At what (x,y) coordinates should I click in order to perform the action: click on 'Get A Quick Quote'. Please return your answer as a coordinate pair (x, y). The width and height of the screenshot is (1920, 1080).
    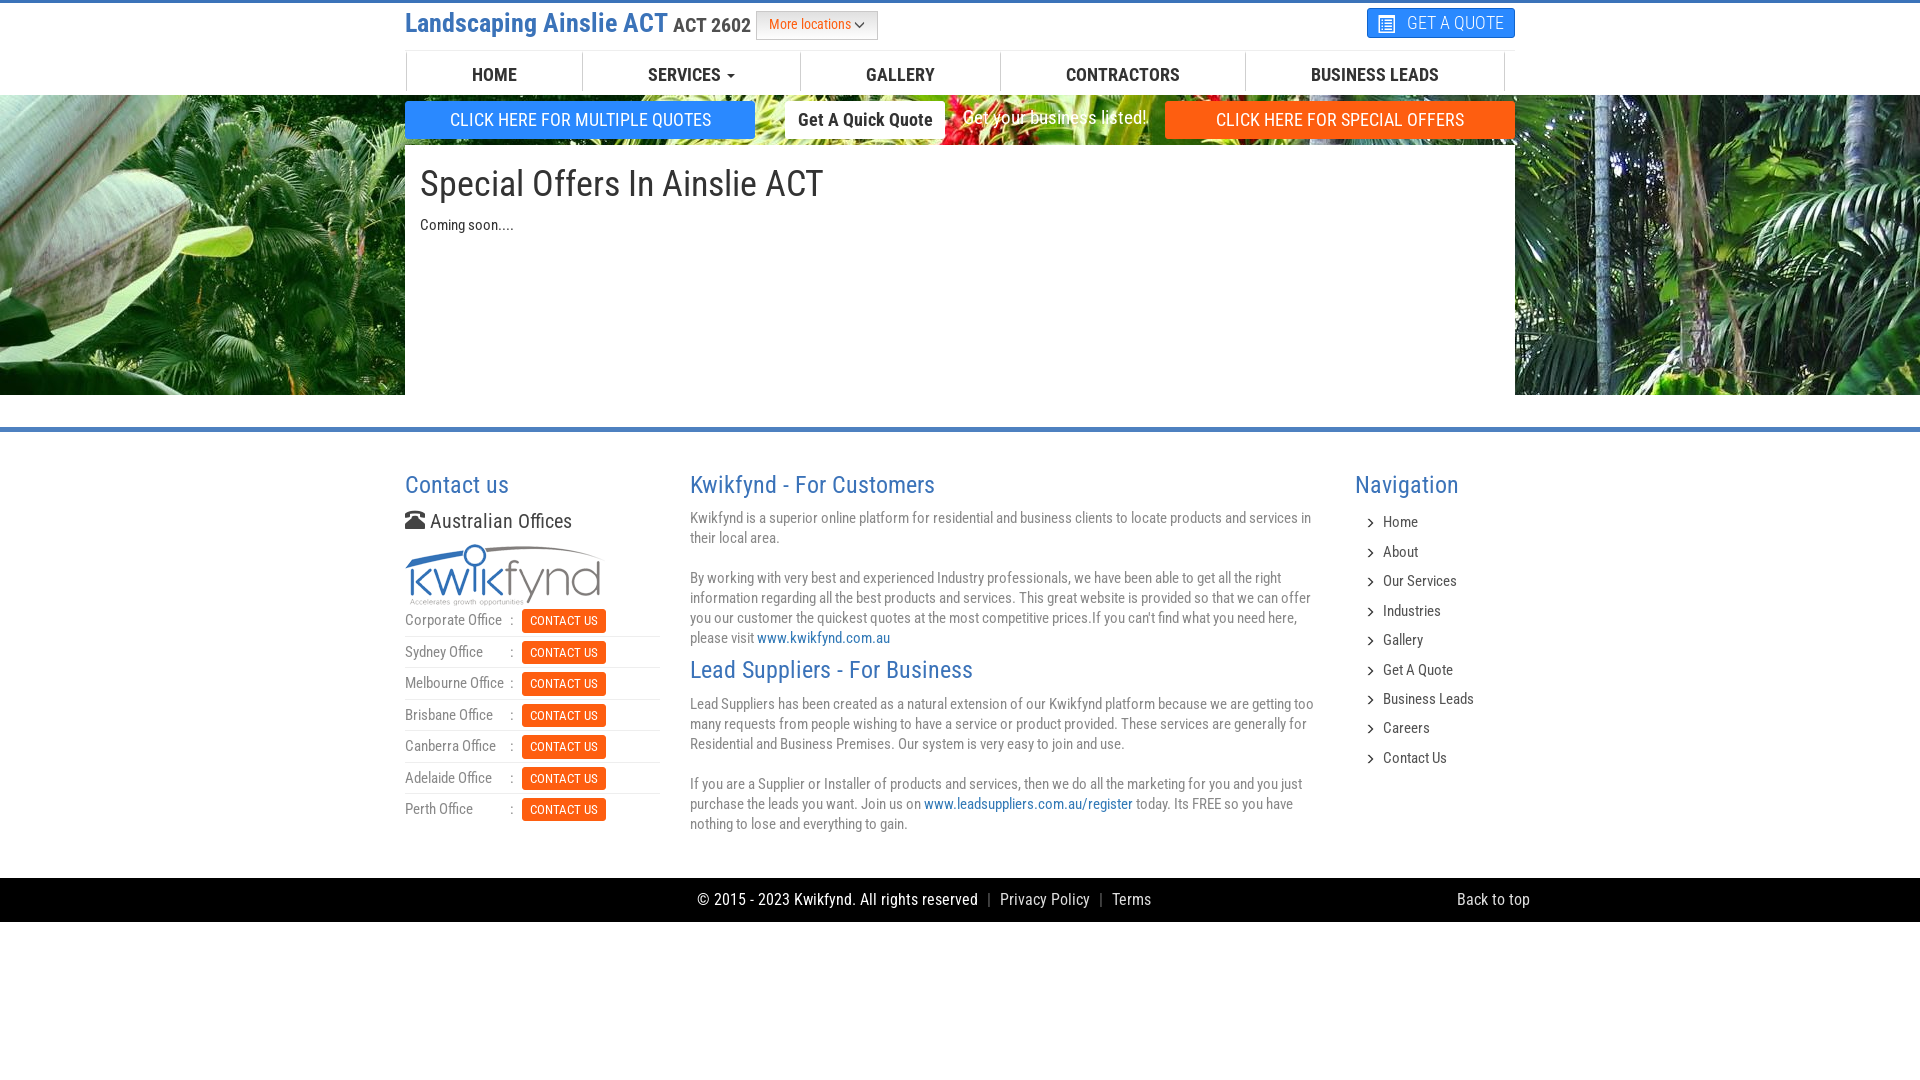
    Looking at the image, I should click on (784, 119).